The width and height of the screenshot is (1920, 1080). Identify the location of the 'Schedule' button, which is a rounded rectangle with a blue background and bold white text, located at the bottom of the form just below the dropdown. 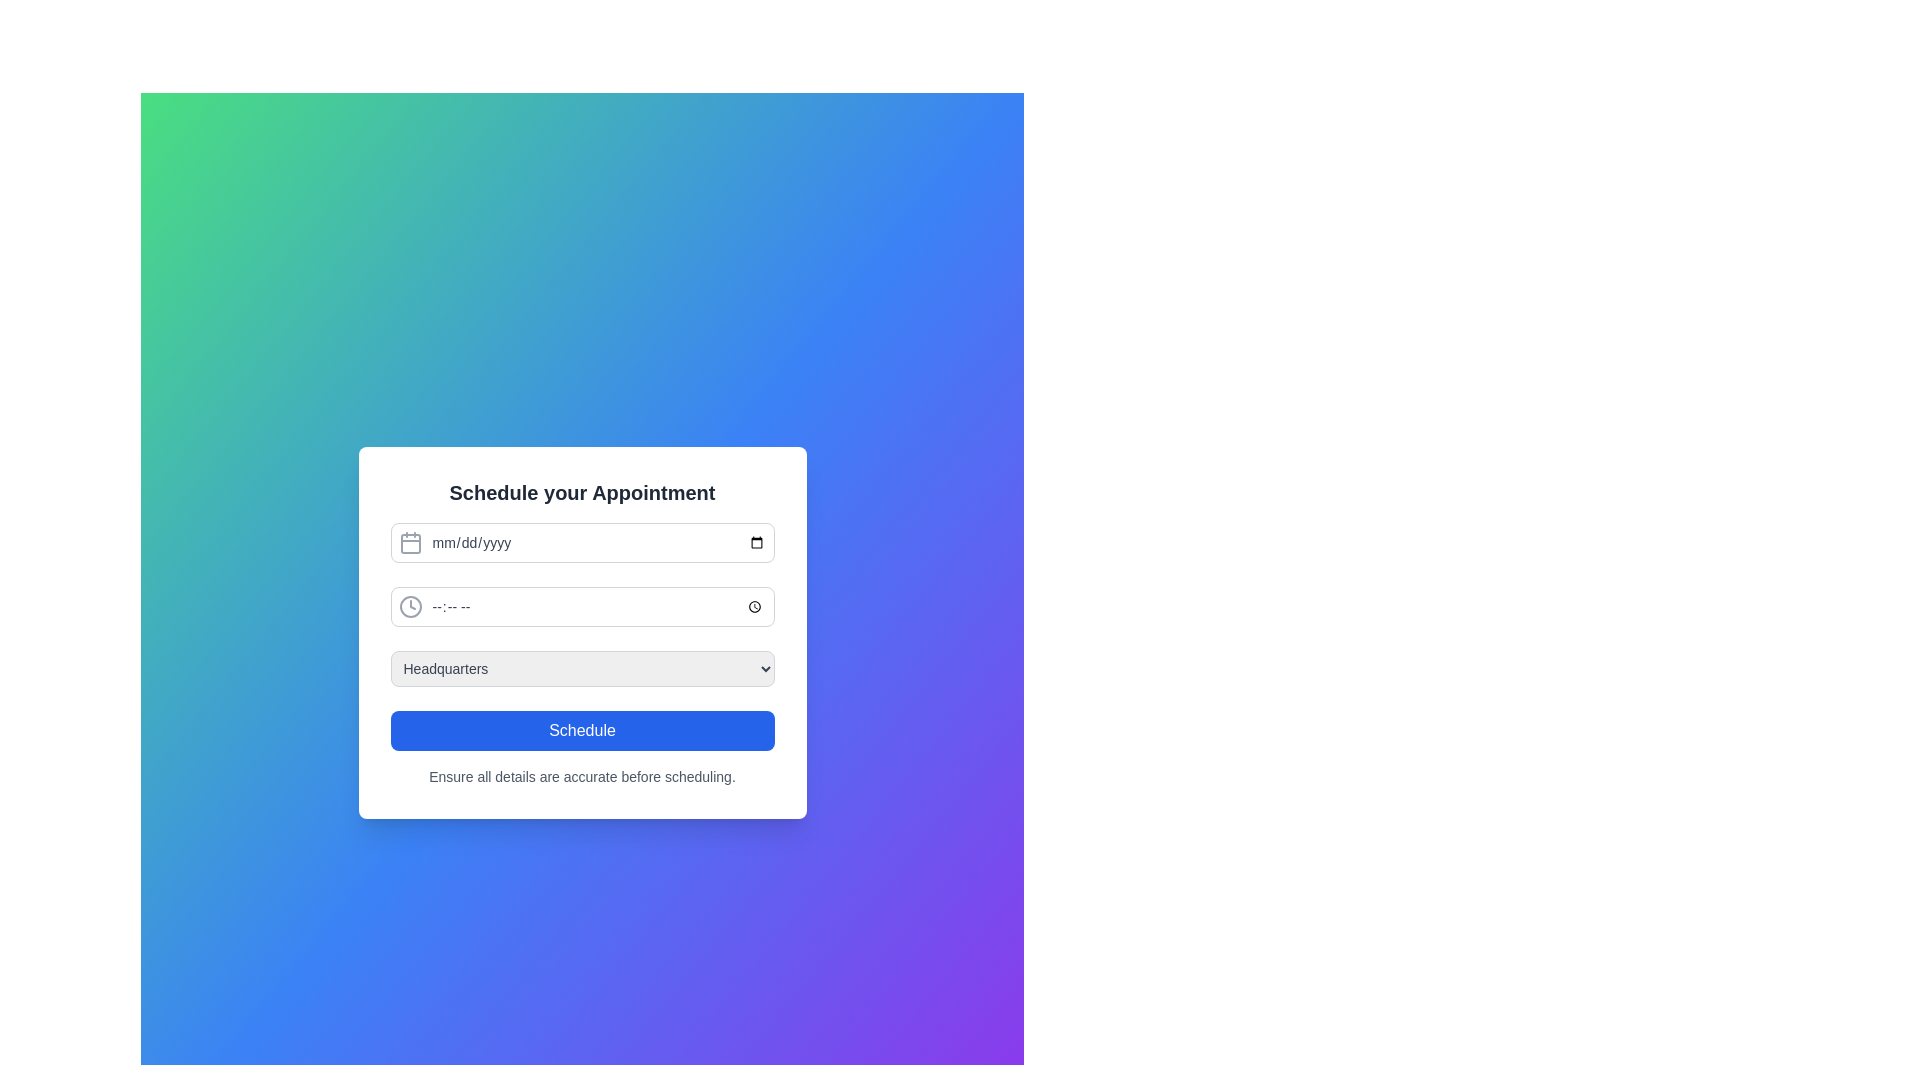
(581, 731).